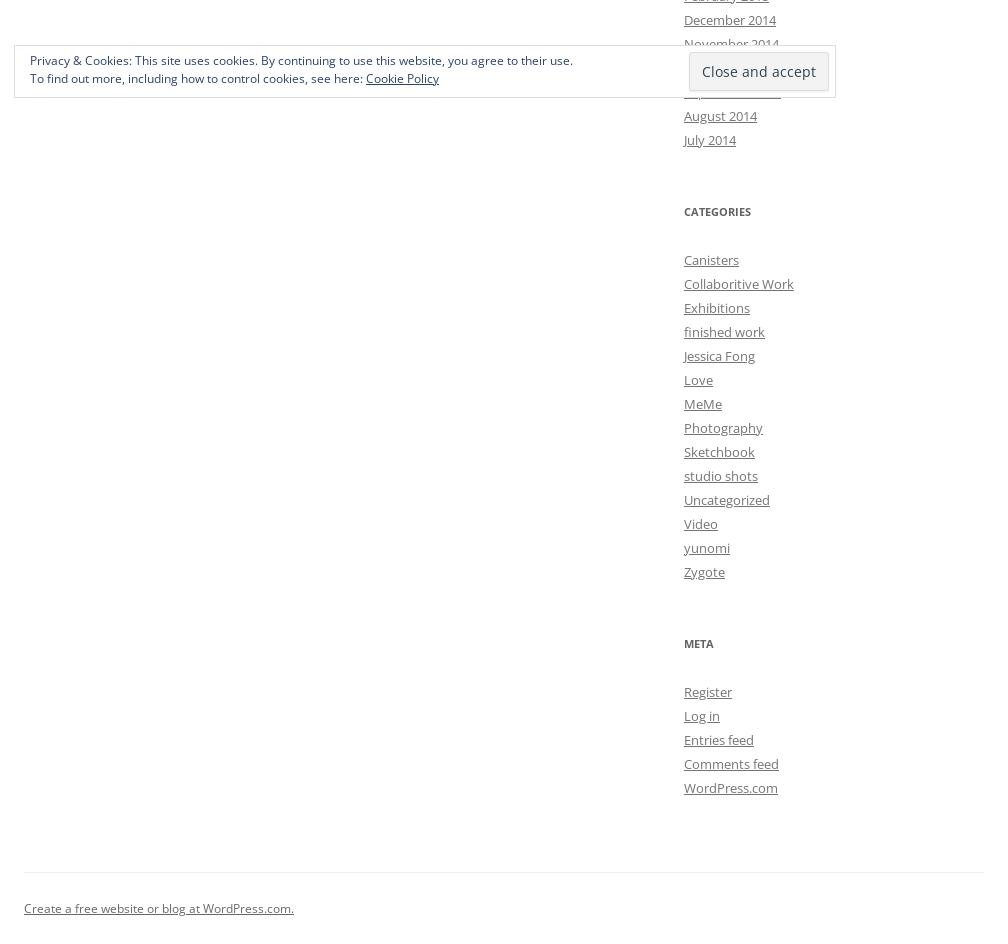 The width and height of the screenshot is (1008, 944). Describe the element at coordinates (711, 259) in the screenshot. I see `'Canisters'` at that location.